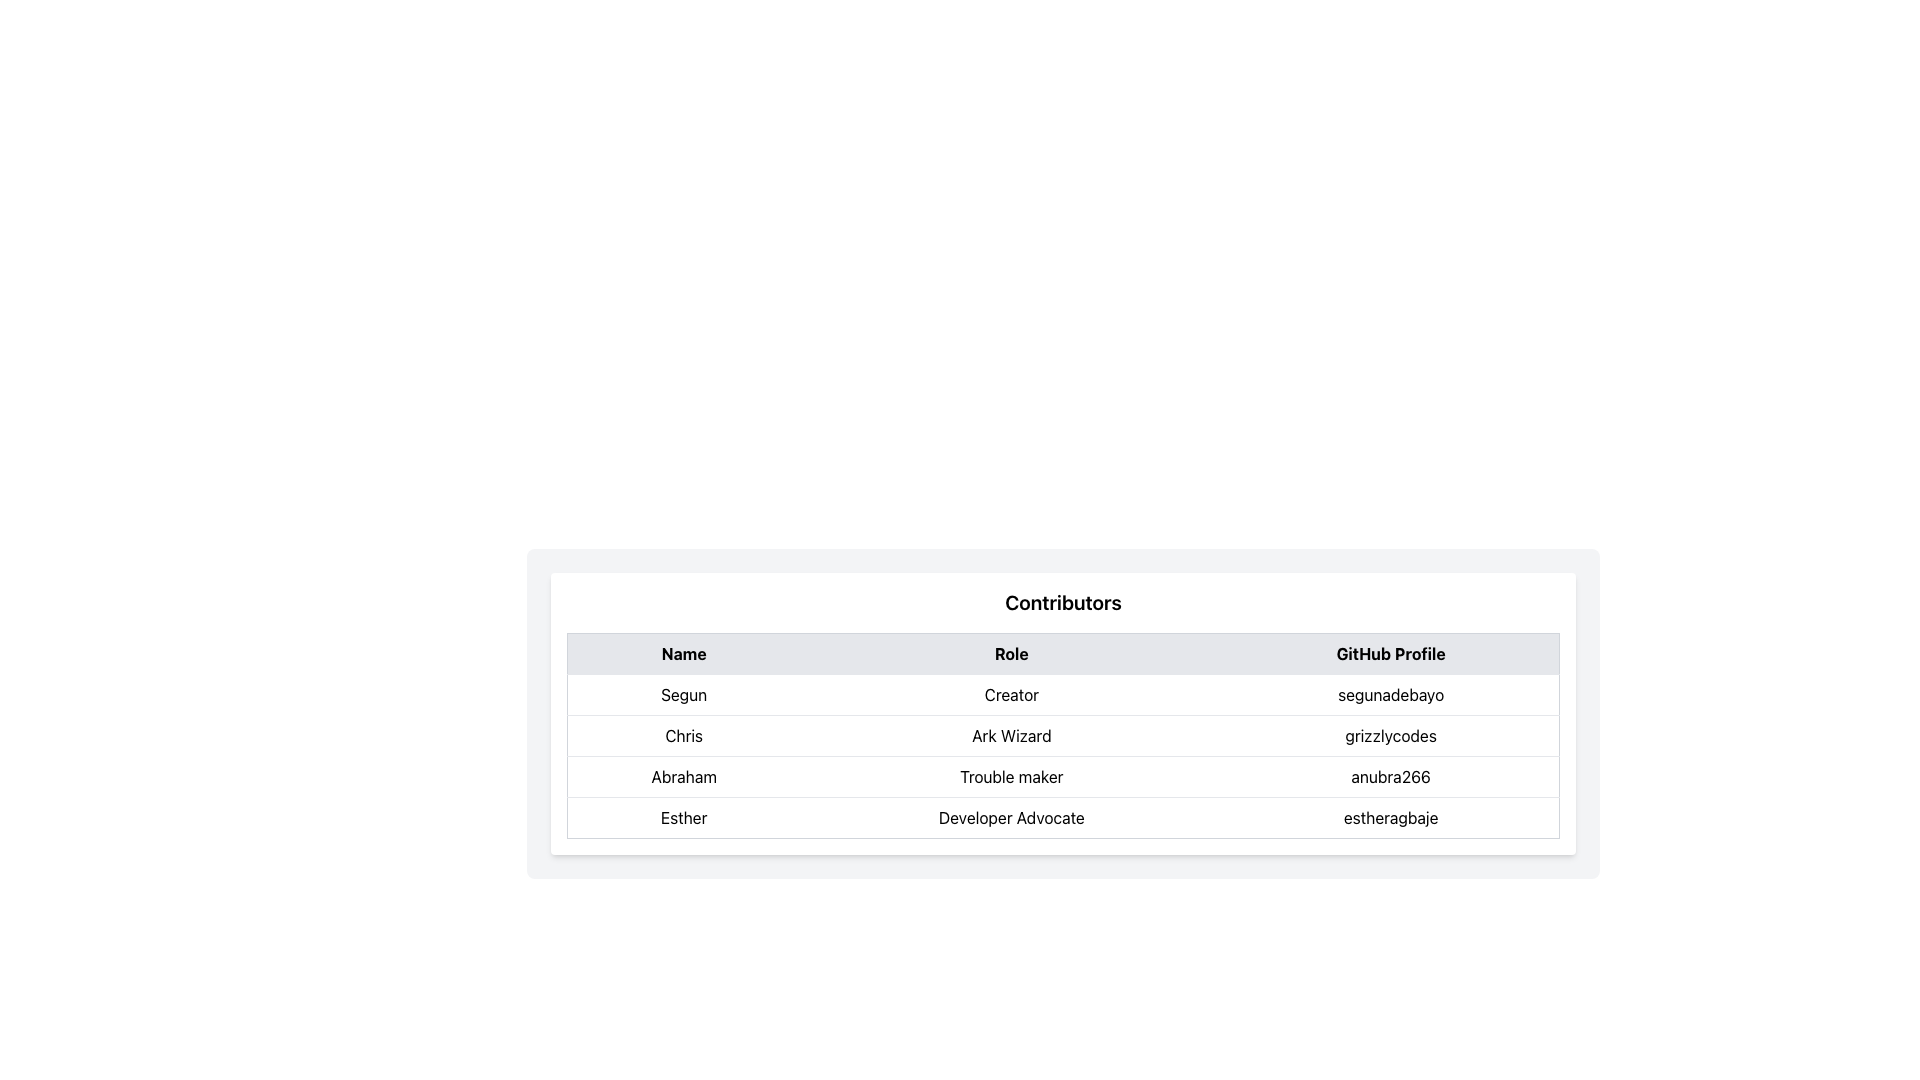  I want to click on the text label 'Ark Wizard' located in the 'Role' column of the table, so click(1011, 736).